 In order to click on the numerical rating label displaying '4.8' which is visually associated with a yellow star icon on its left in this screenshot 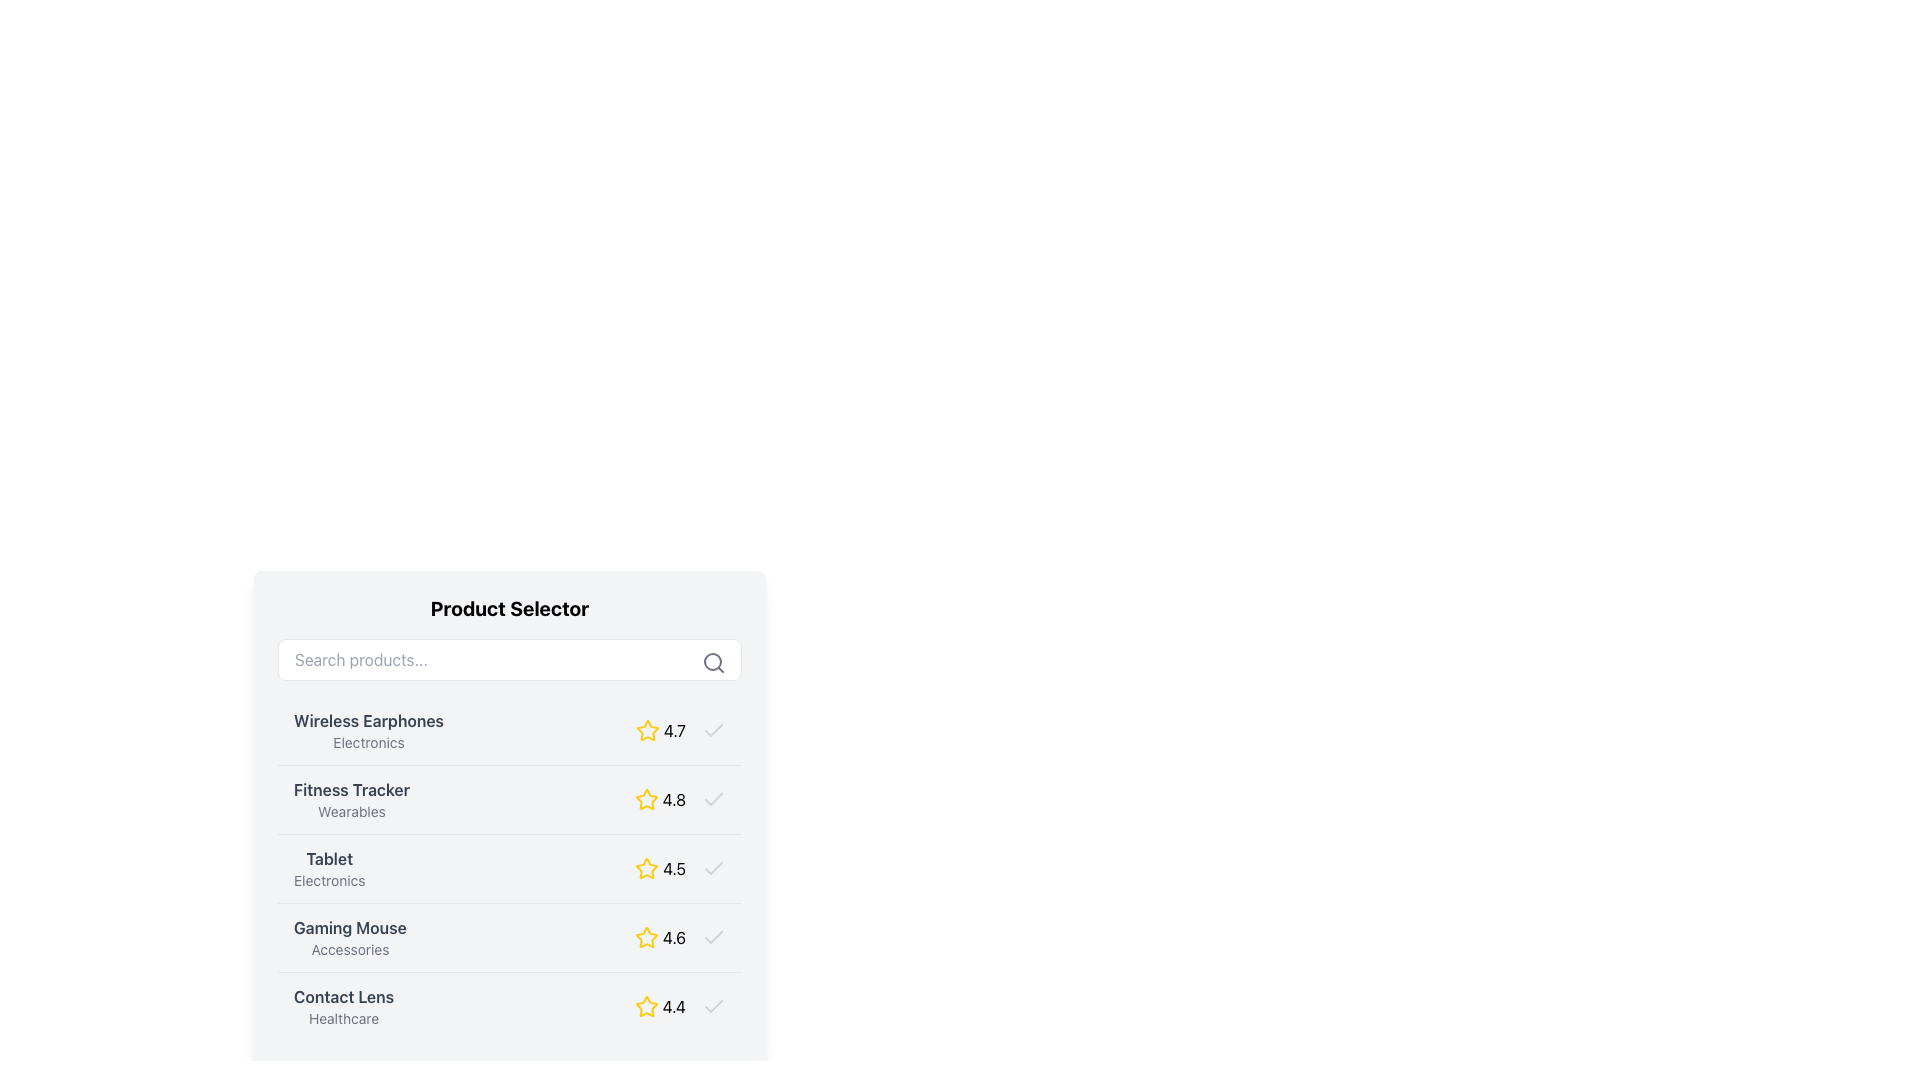, I will do `click(674, 798)`.